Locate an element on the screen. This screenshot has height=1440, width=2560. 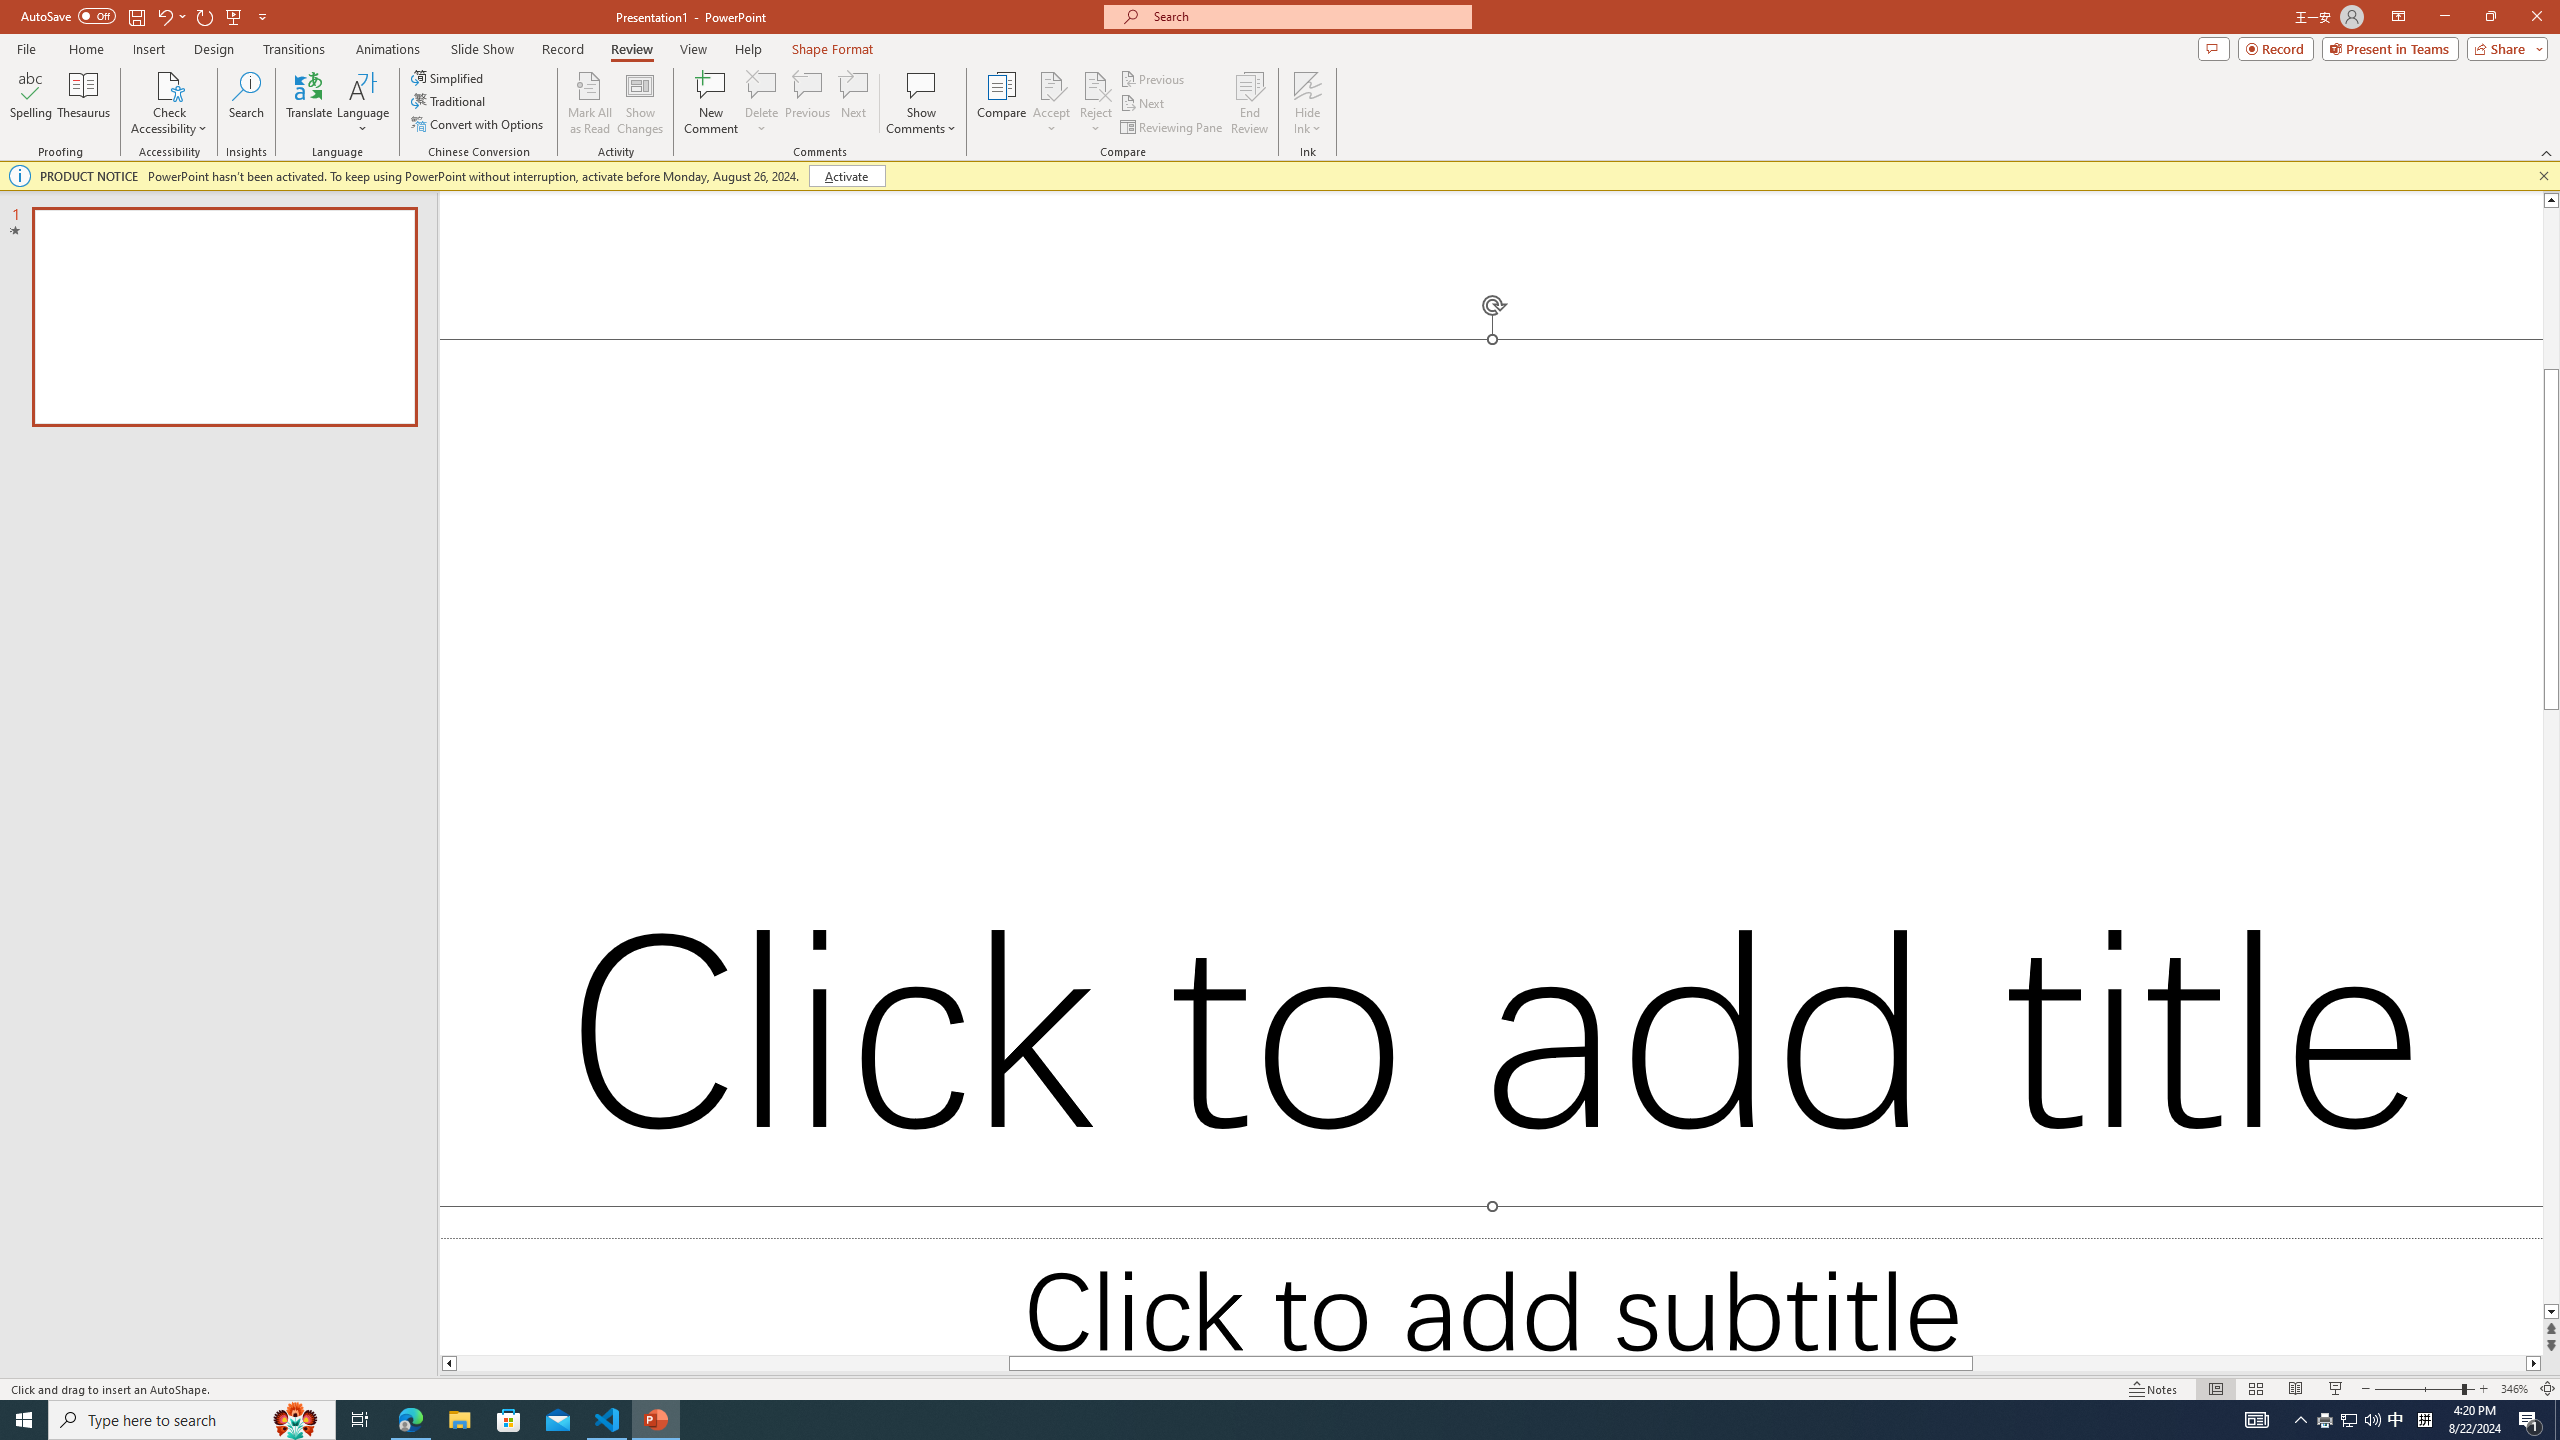
'Thesaurus...' is located at coordinates (82, 103).